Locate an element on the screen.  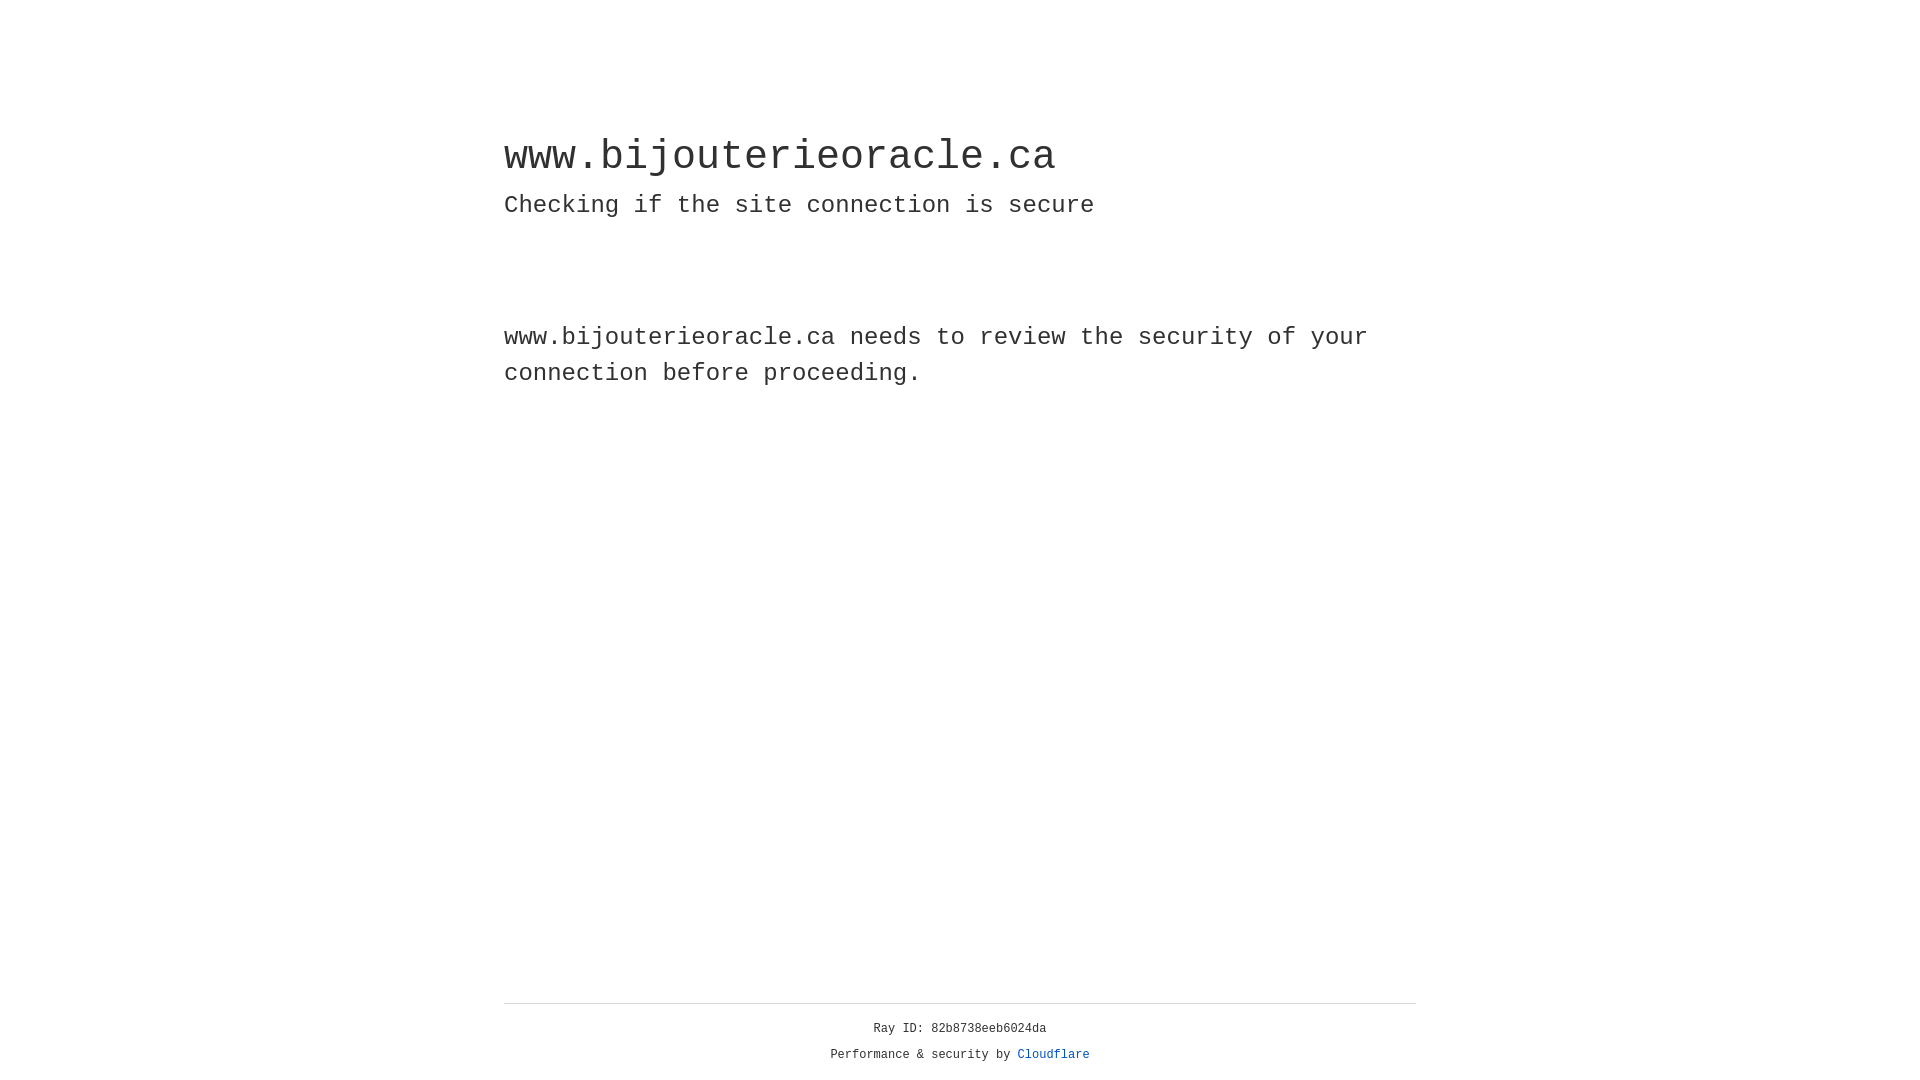
'Cloudflare' is located at coordinates (1053, 1054).